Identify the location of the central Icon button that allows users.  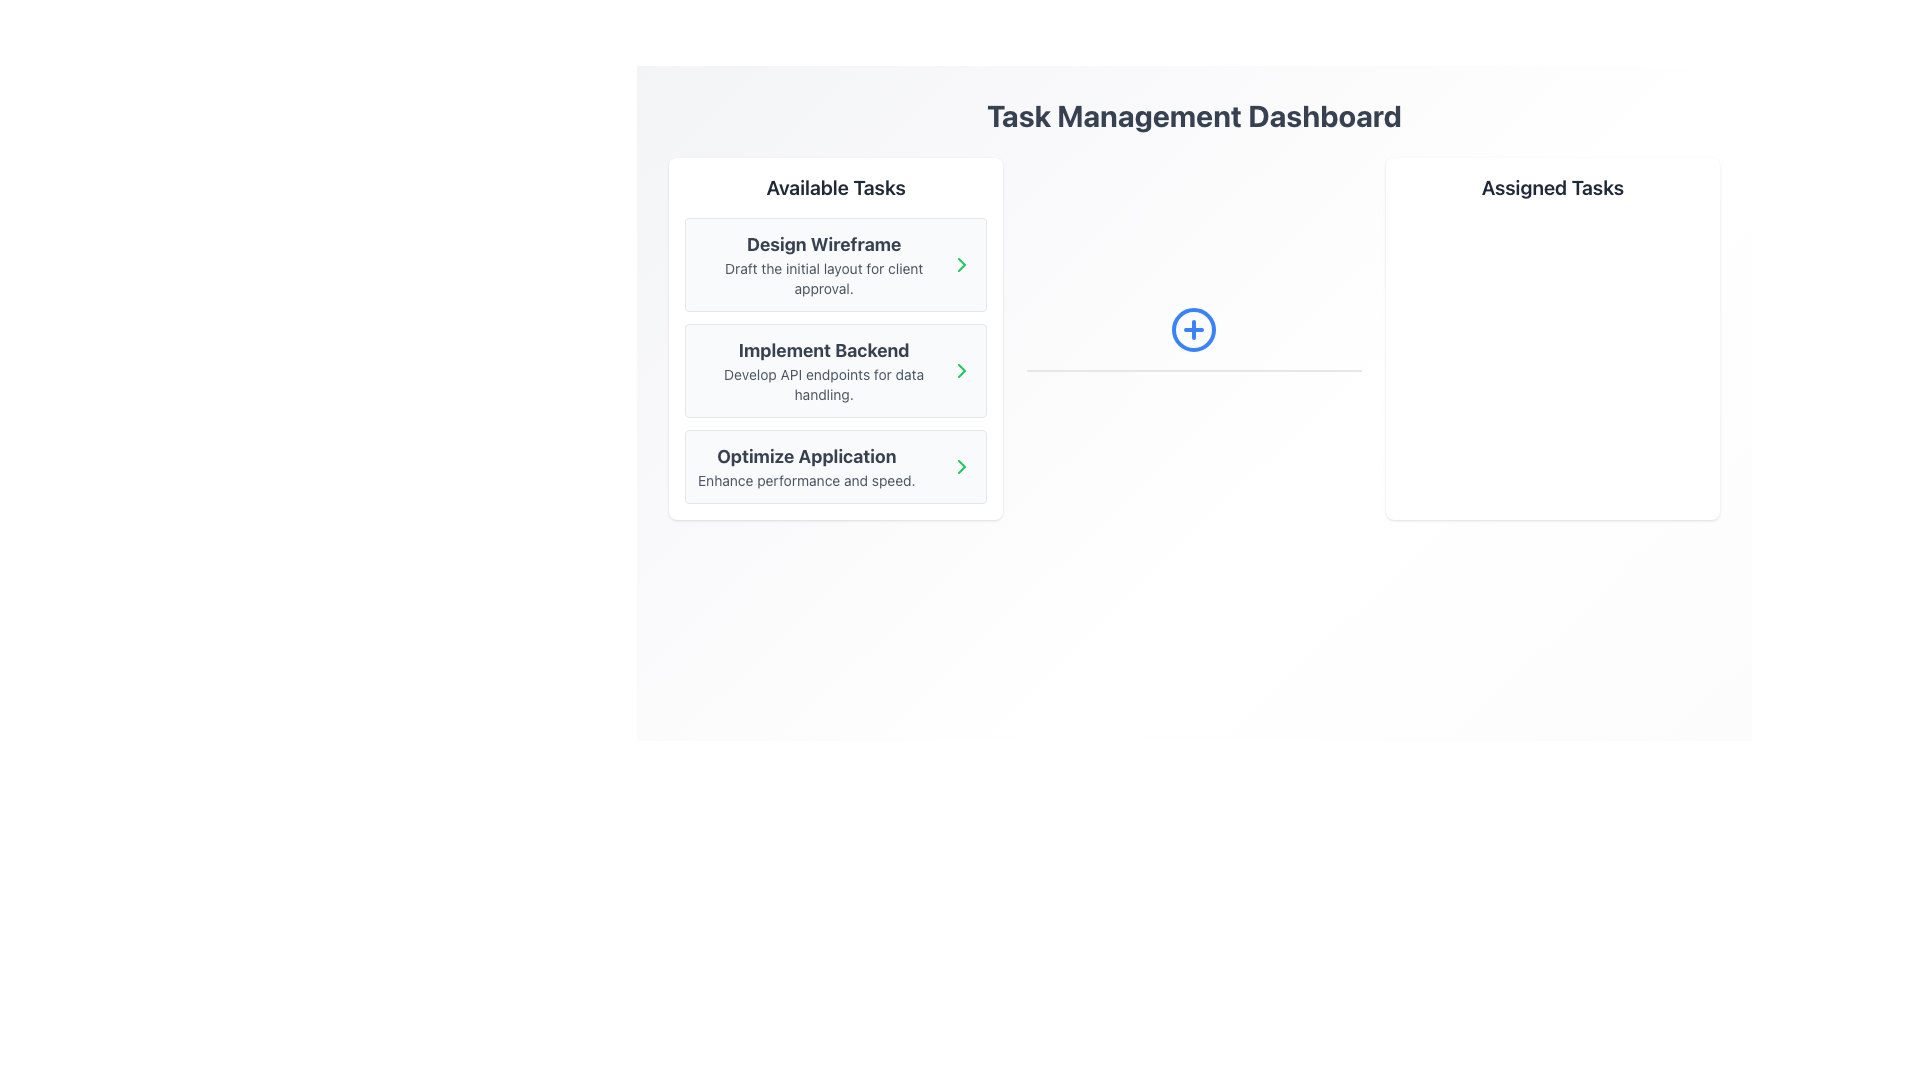
(1194, 338).